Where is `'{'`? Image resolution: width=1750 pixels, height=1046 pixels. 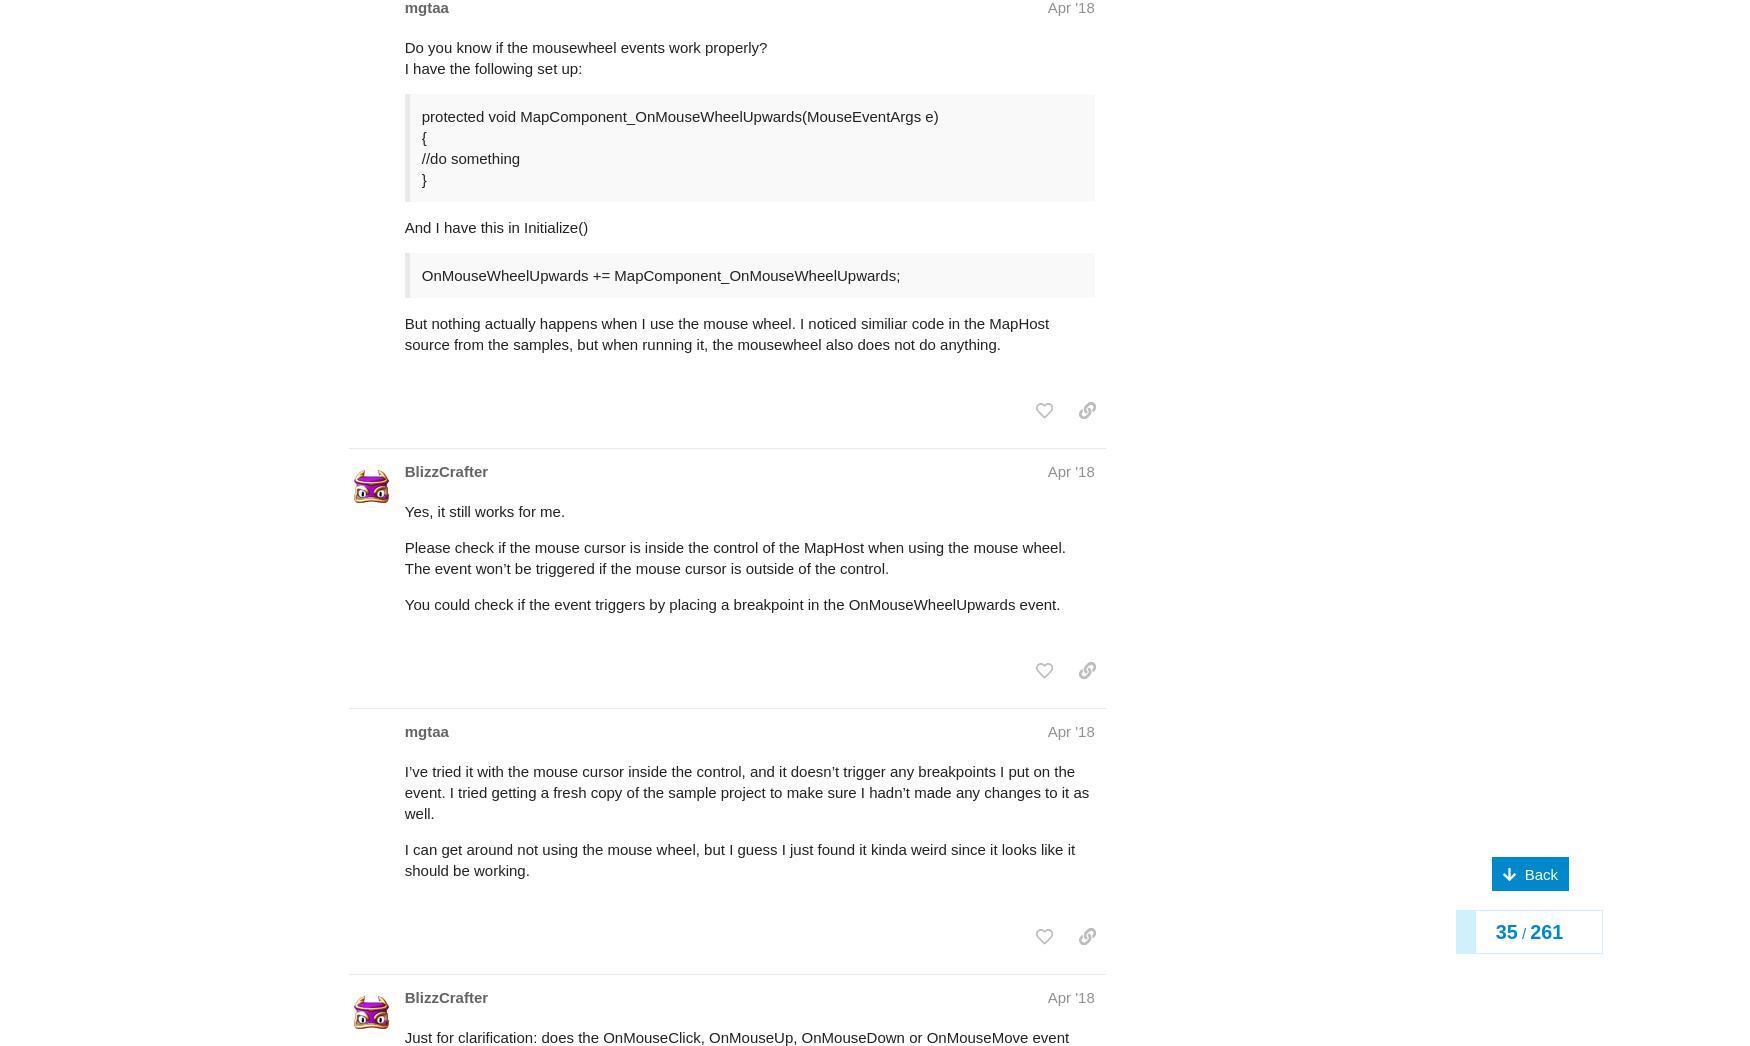
'{' is located at coordinates (422, 58).